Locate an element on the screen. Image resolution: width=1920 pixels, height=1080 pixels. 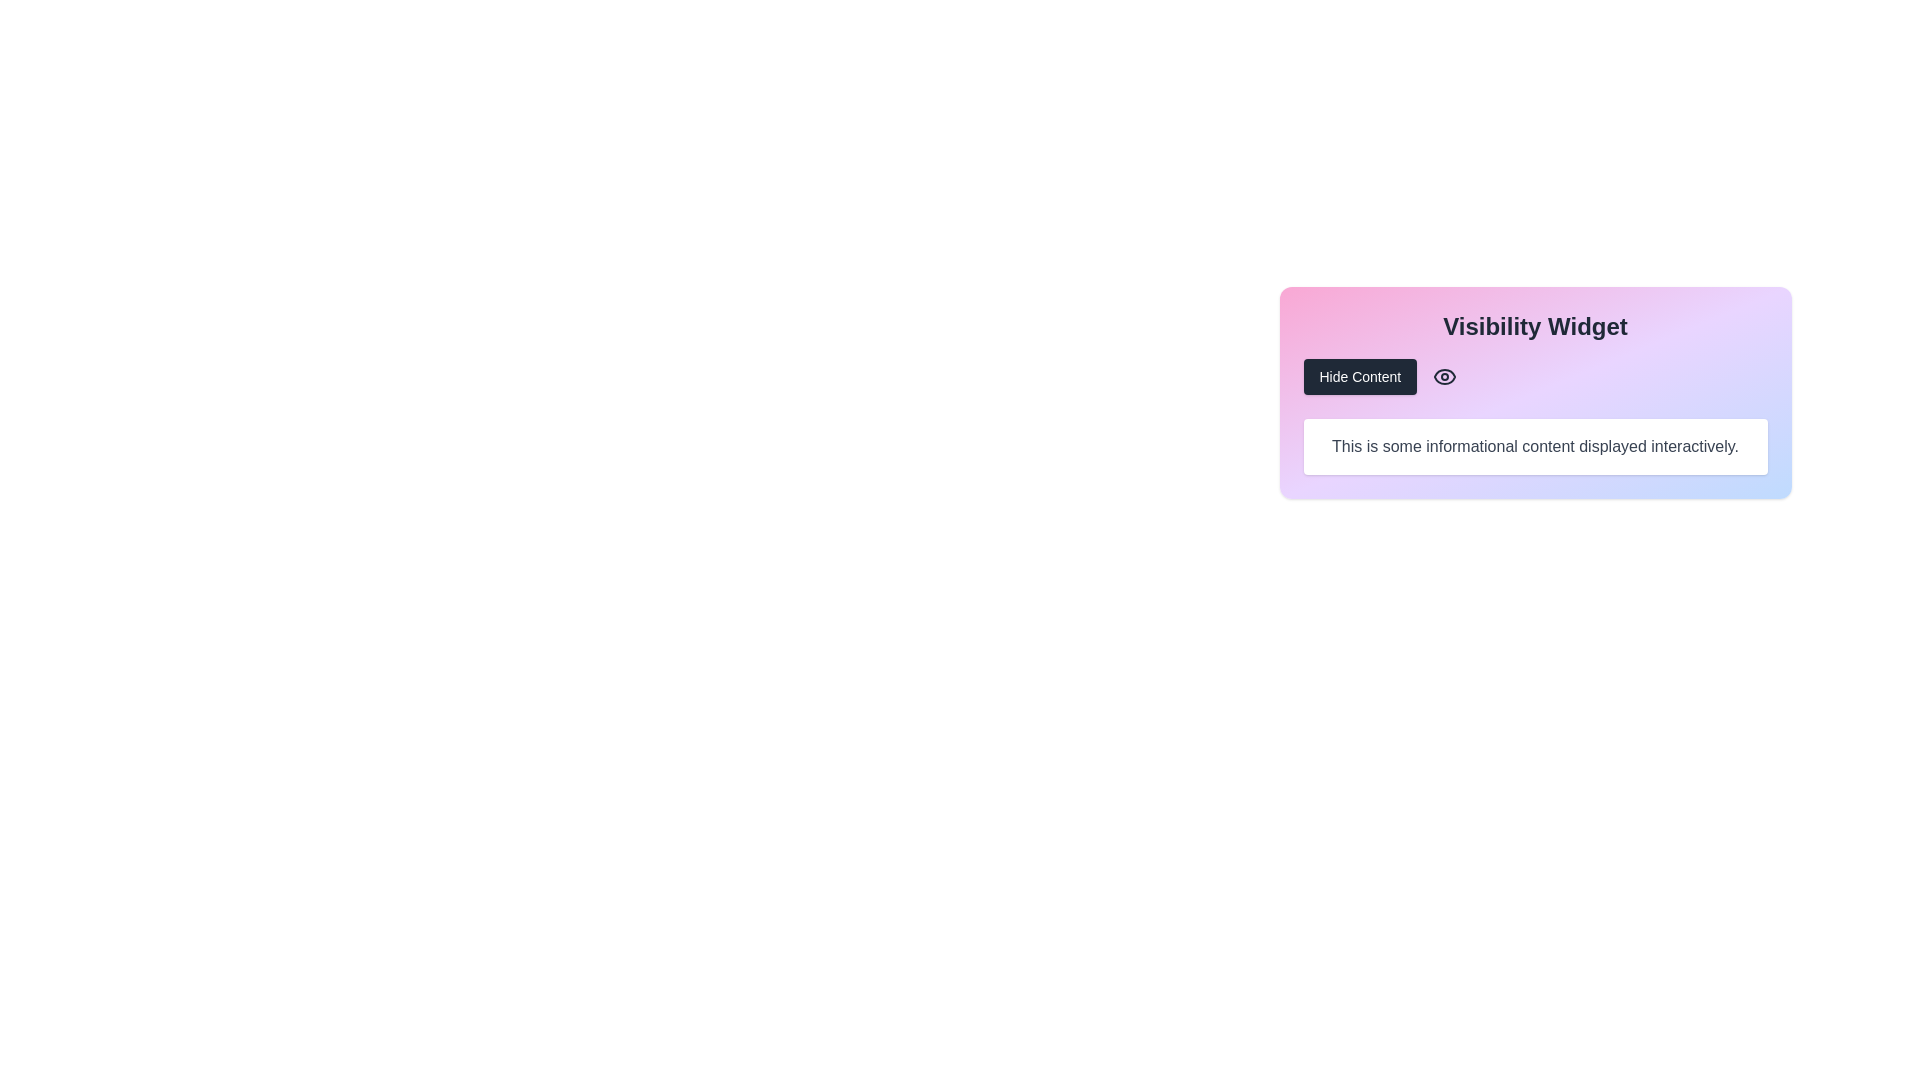
the static text label located within the card component towards the center-right of the page, which provides informational text below the 'Hide Content' button and an icon is located at coordinates (1534, 446).